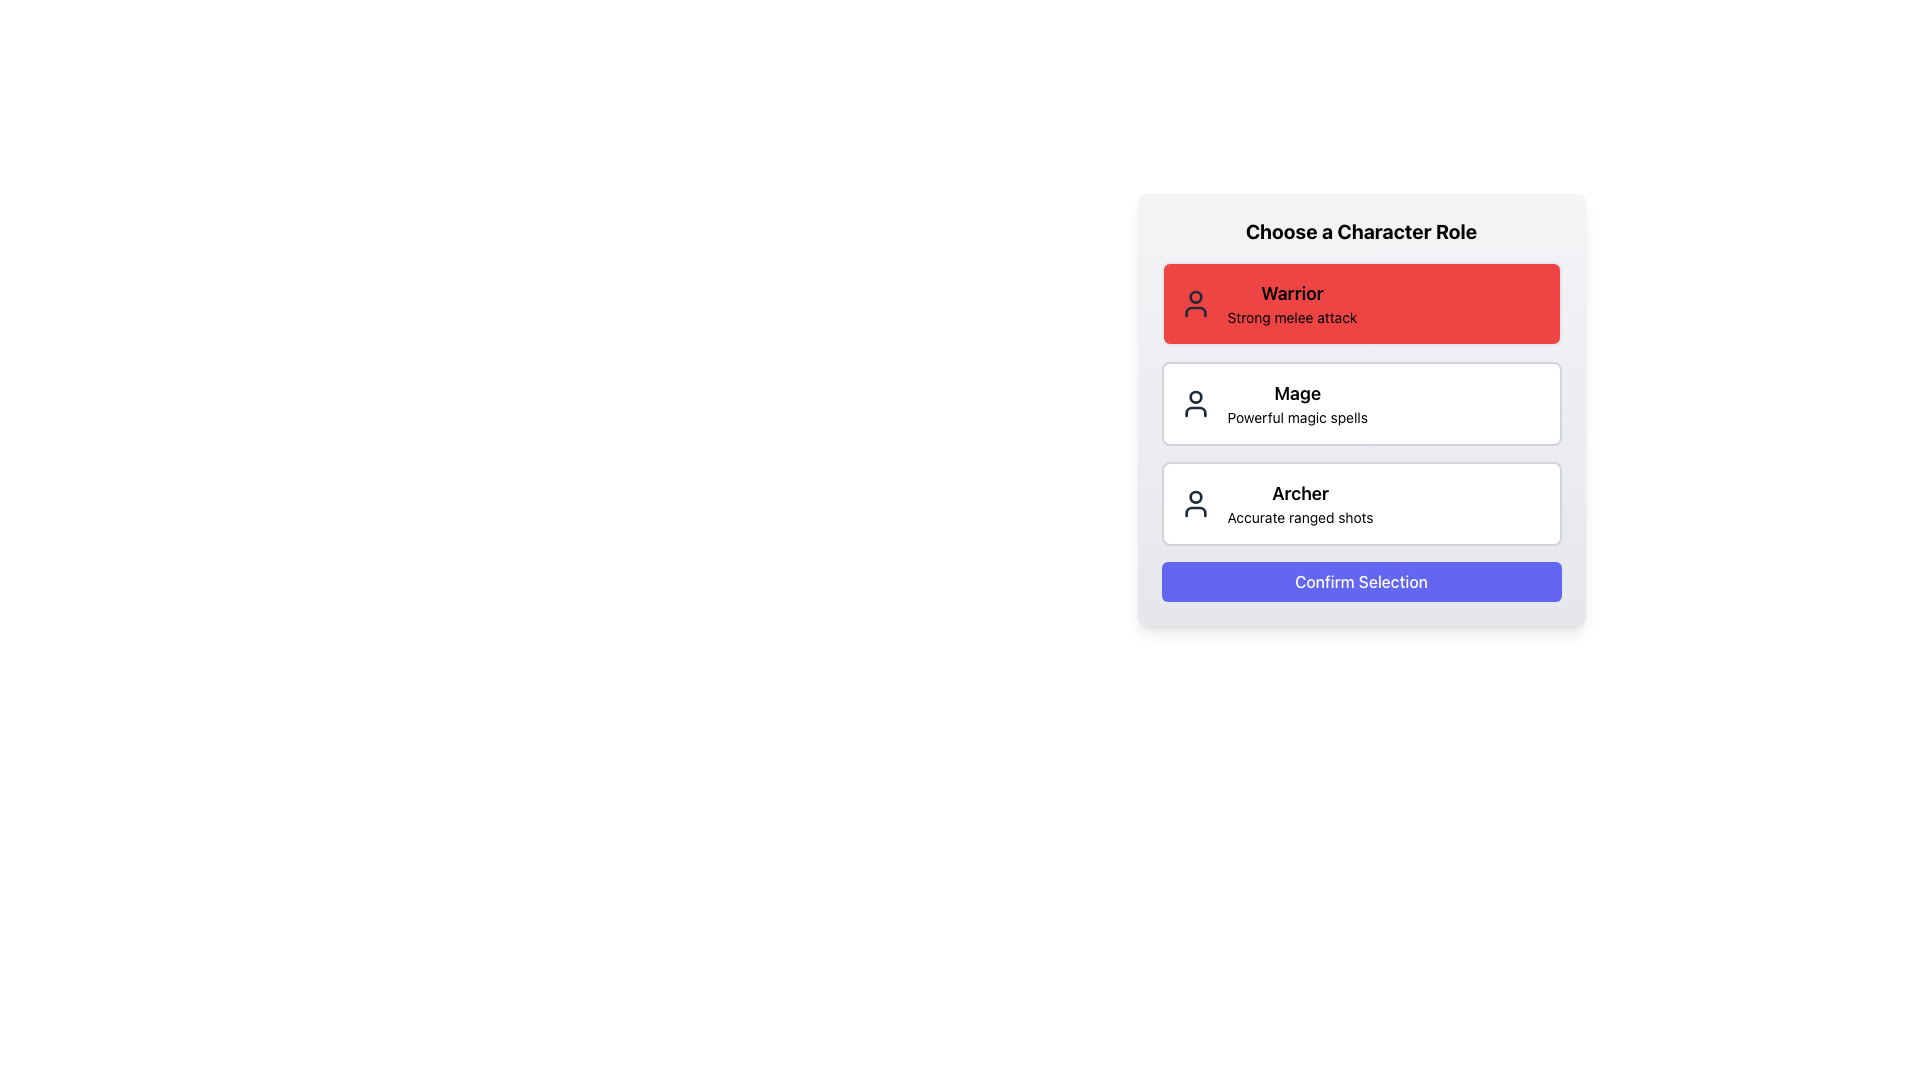  I want to click on to select the 'Mage' character role option from the vertical list of character roles, which is the second option in the list, so click(1360, 404).